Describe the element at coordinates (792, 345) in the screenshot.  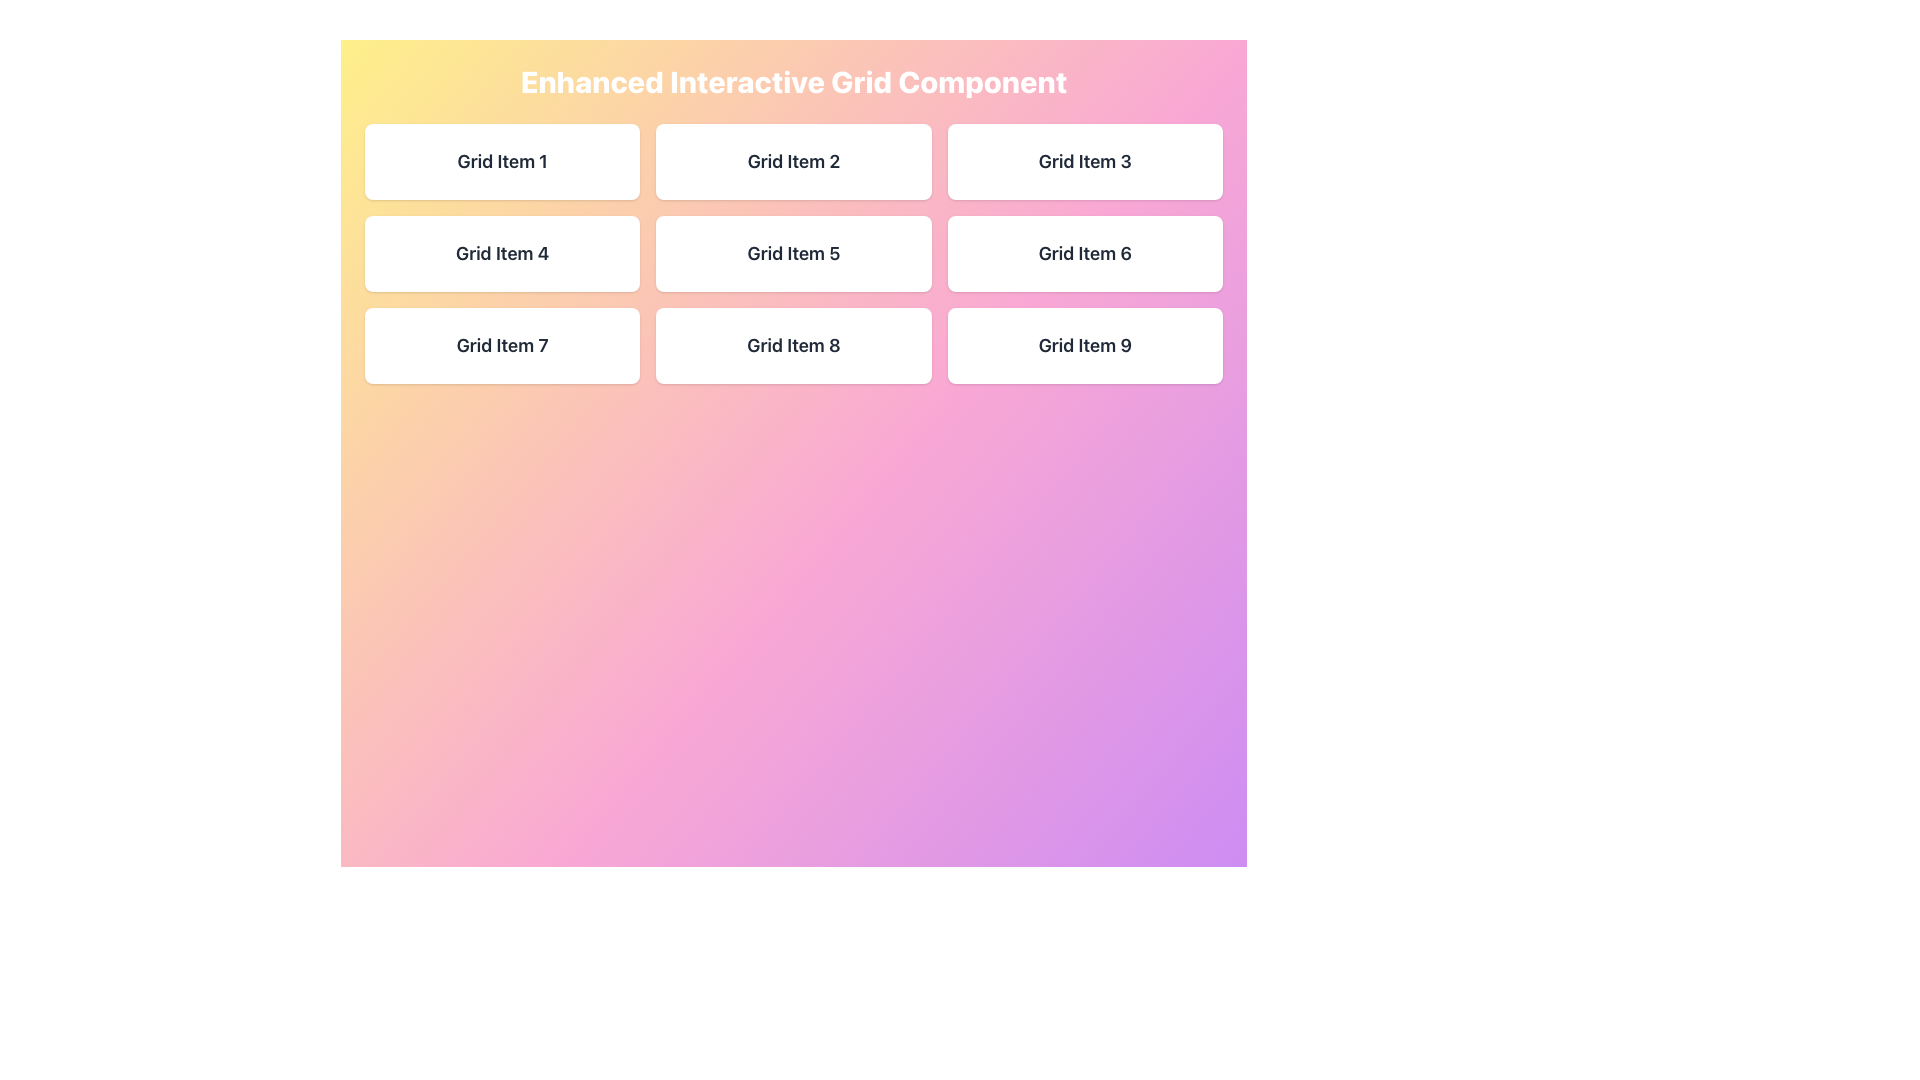
I see `the center button of the 3x3 grid layout, specifically 'Grid Item 8'` at that location.